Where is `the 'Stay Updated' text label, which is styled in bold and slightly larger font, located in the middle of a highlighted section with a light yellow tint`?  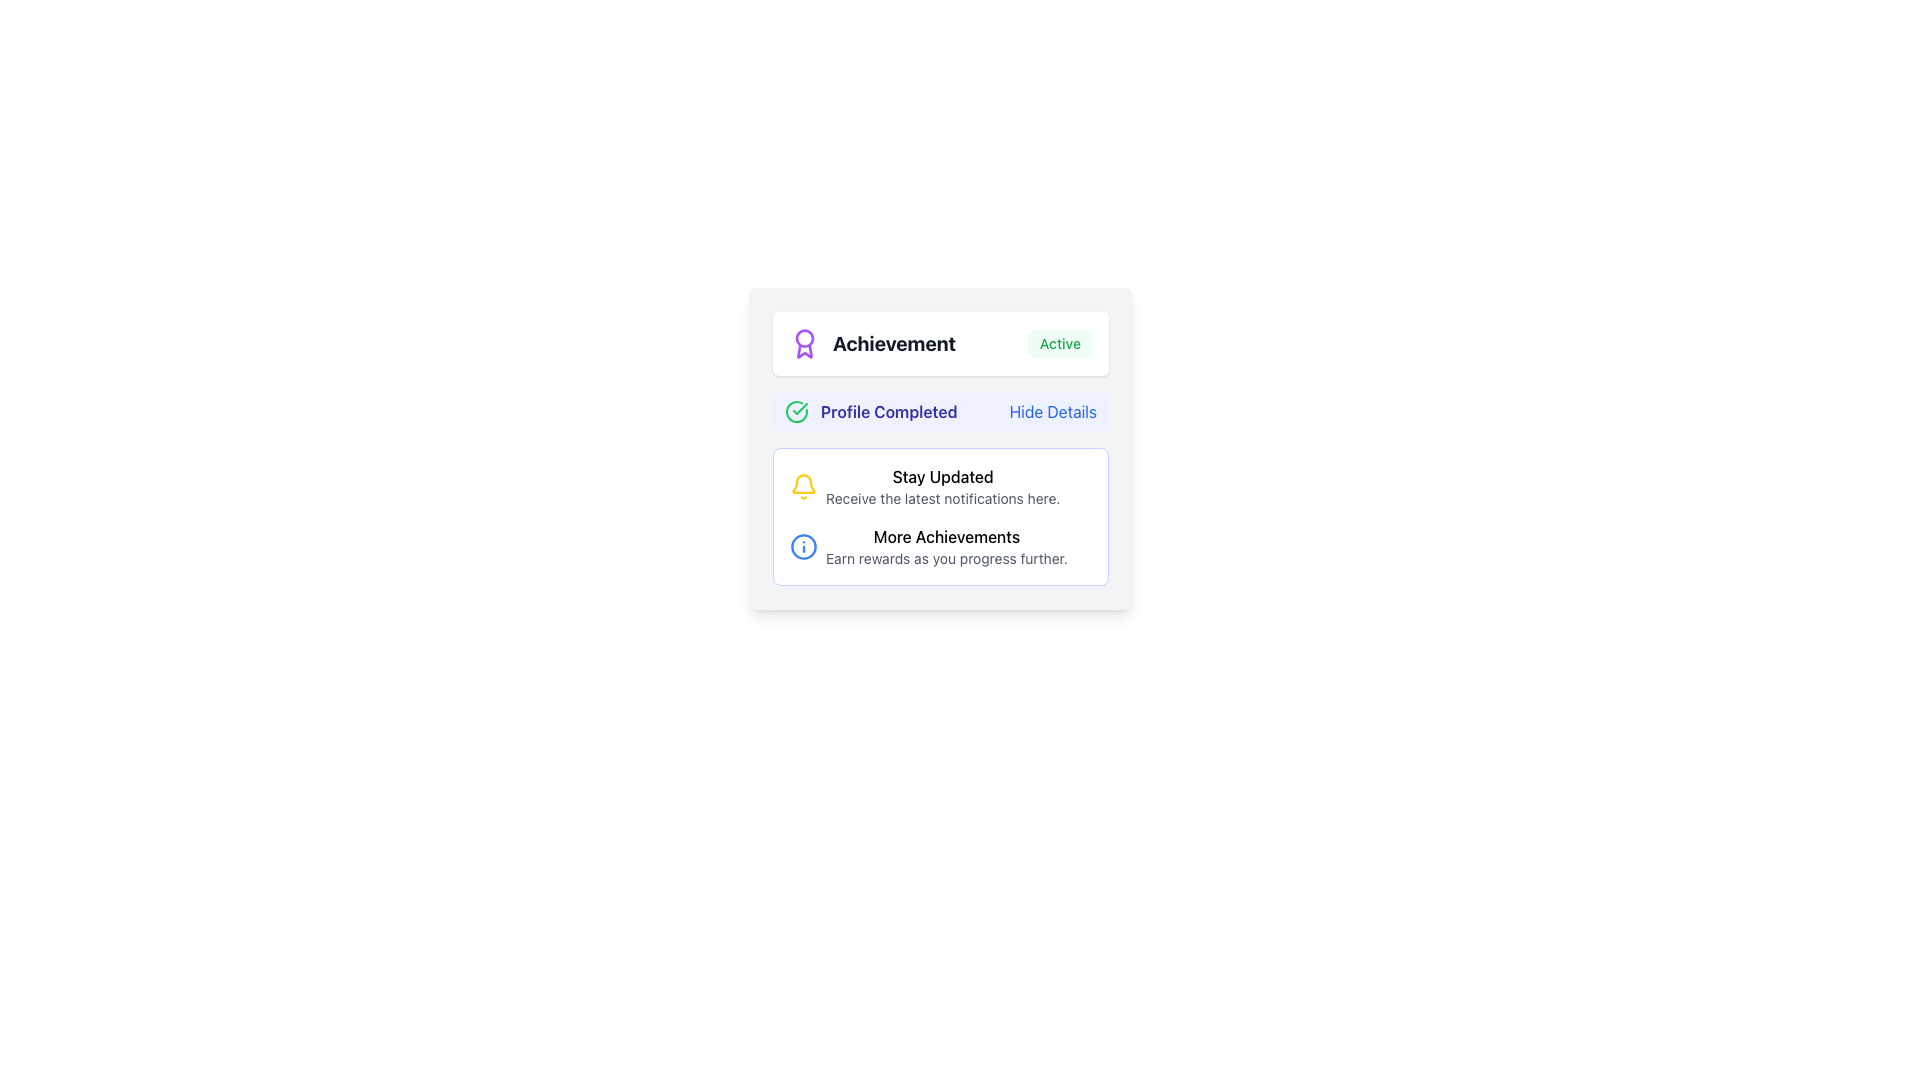 the 'Stay Updated' text label, which is styled in bold and slightly larger font, located in the middle of a highlighted section with a light yellow tint is located at coordinates (942, 477).